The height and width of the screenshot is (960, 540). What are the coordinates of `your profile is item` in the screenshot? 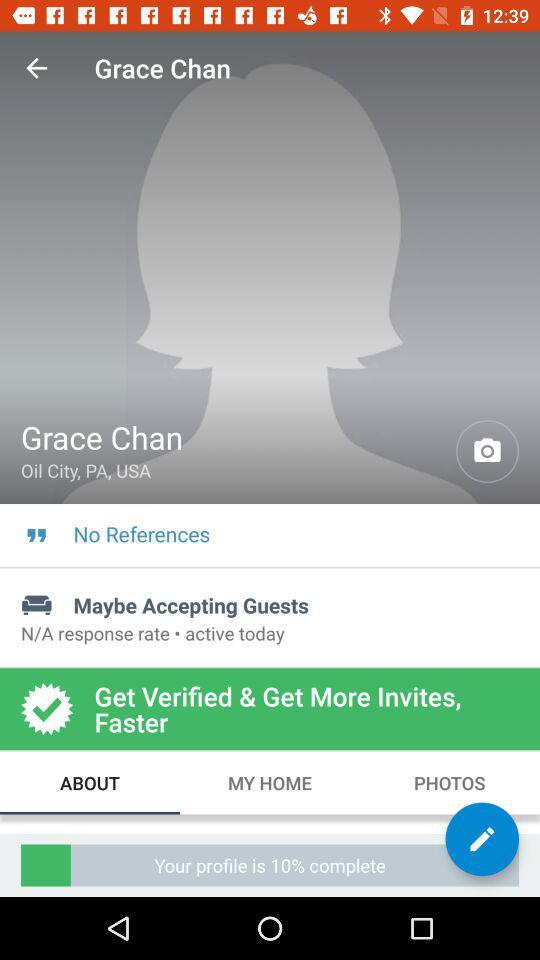 It's located at (270, 864).